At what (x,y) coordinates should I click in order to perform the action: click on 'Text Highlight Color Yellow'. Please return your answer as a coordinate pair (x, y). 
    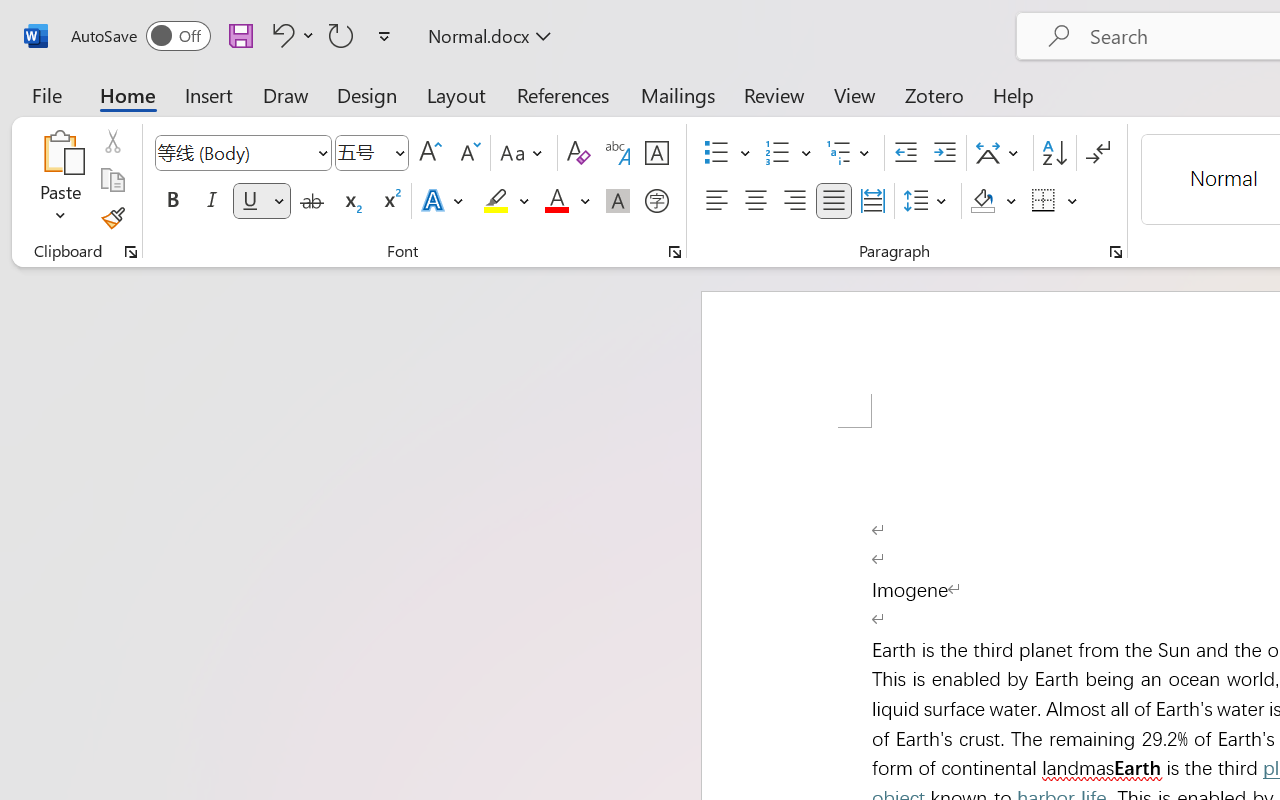
    Looking at the image, I should click on (496, 201).